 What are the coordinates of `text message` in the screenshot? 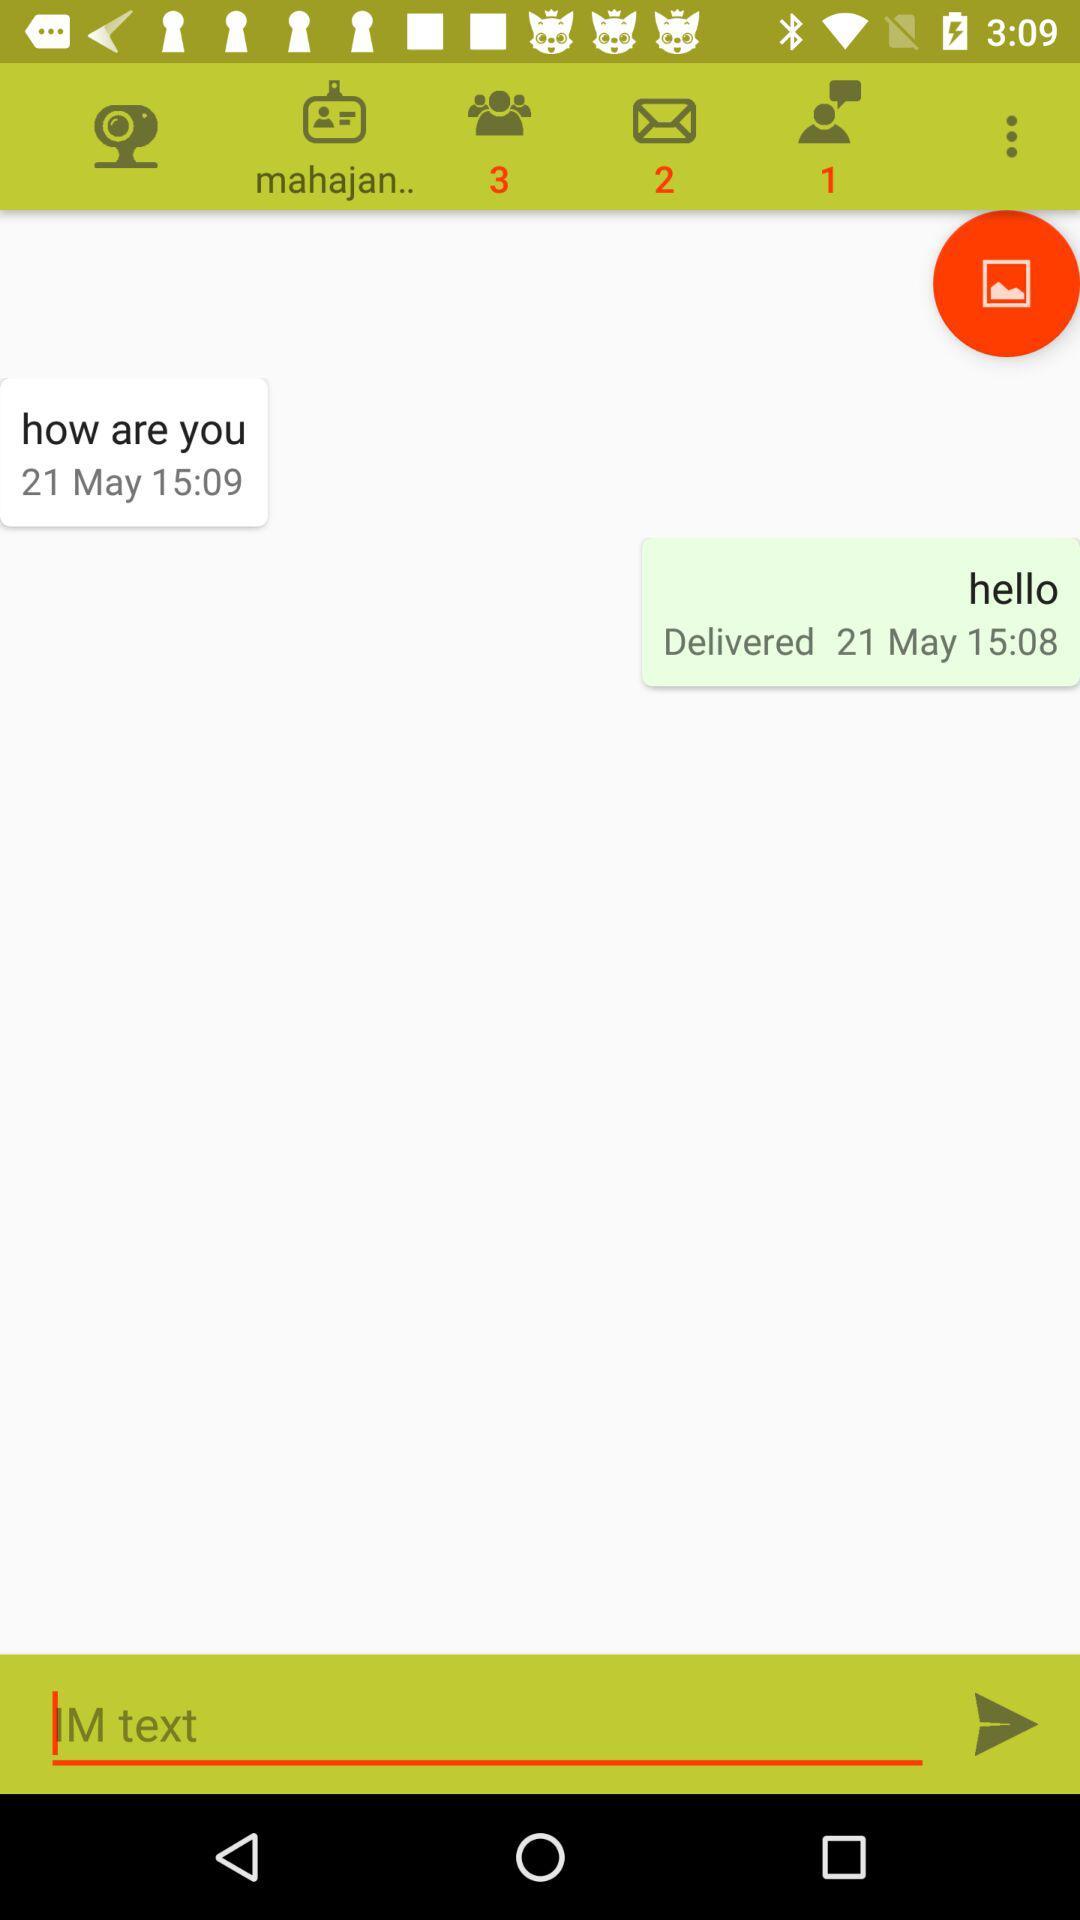 It's located at (487, 1723).